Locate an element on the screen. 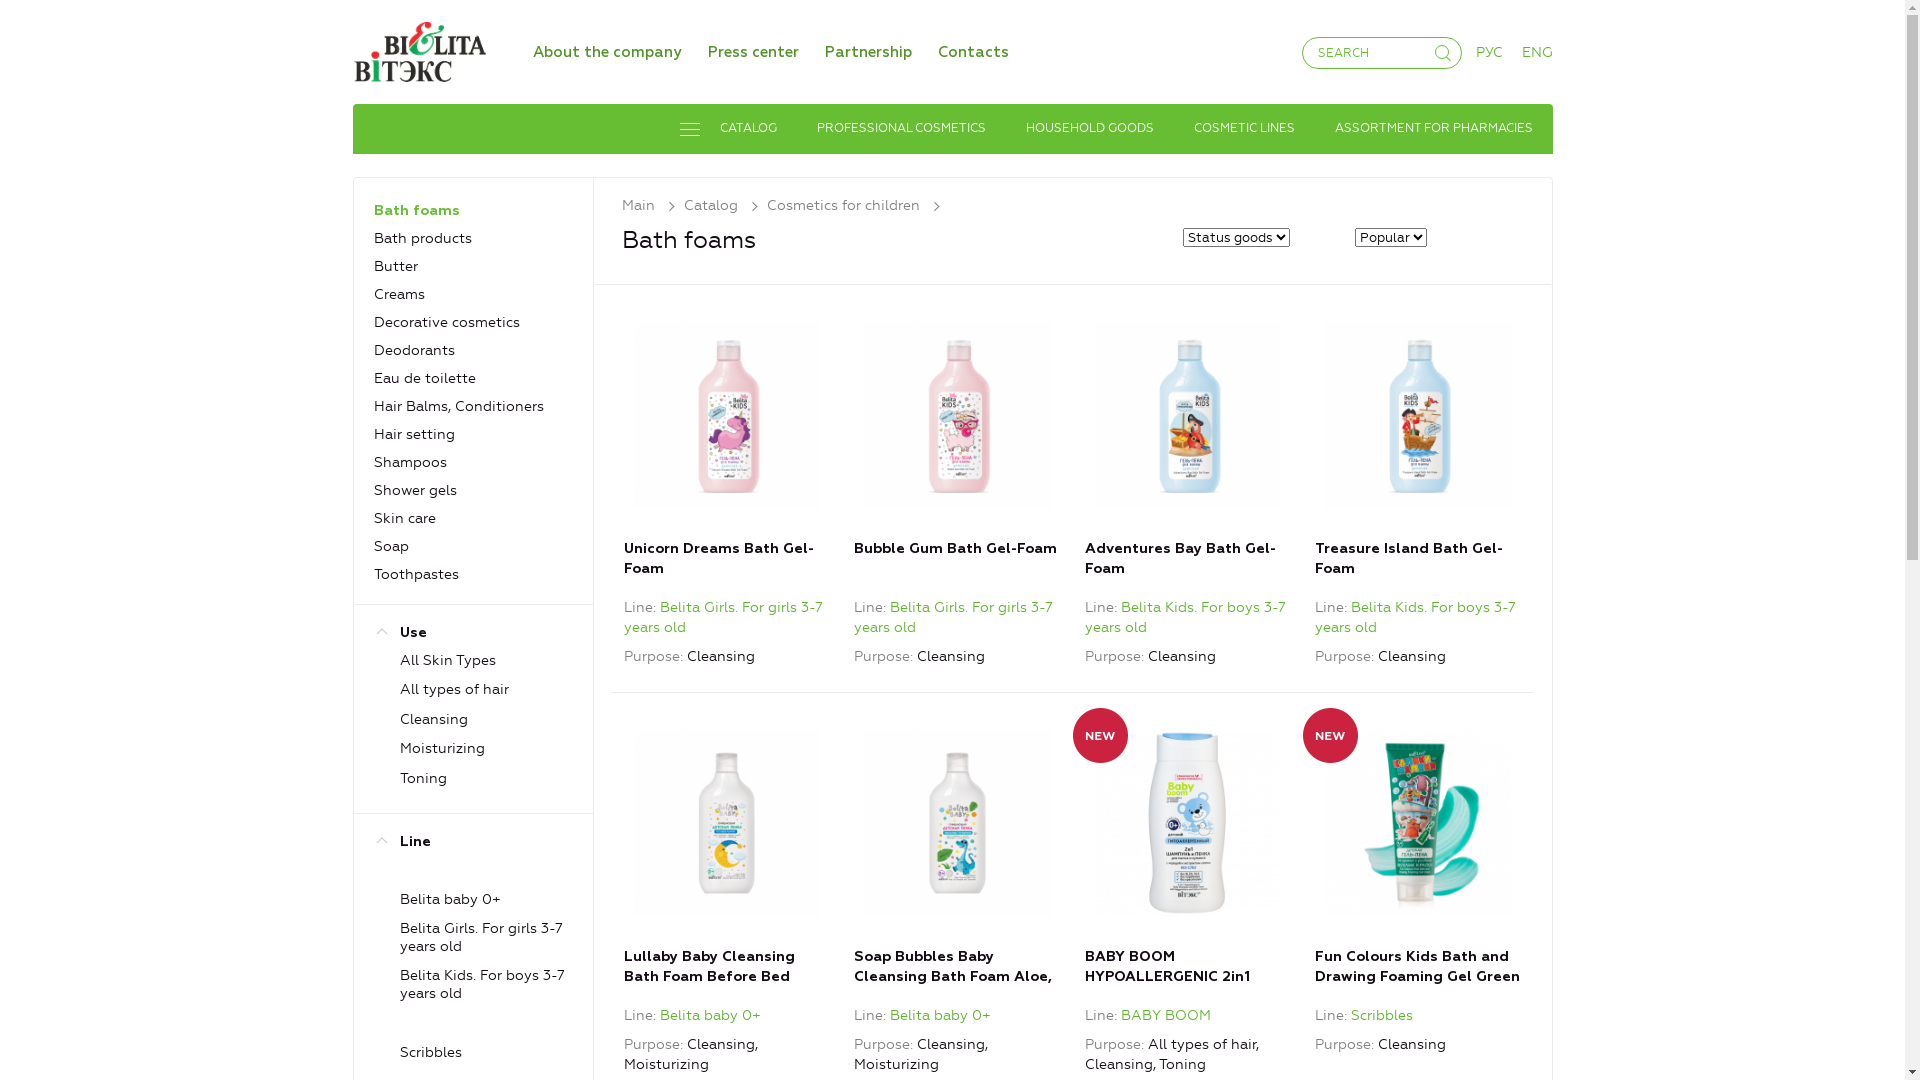 This screenshot has height=1080, width=1920. 'About the company' is located at coordinates (605, 51).